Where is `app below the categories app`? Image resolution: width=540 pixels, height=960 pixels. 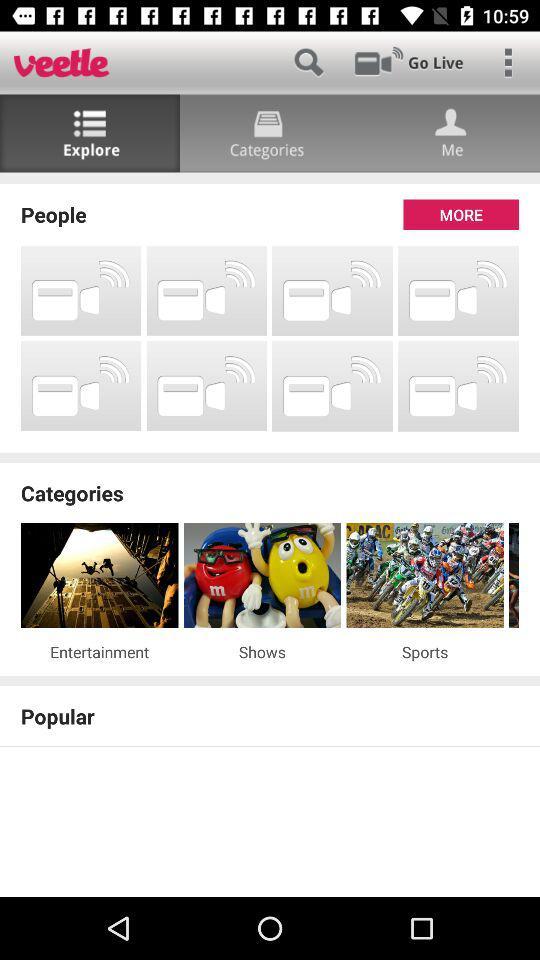 app below the categories app is located at coordinates (514, 575).